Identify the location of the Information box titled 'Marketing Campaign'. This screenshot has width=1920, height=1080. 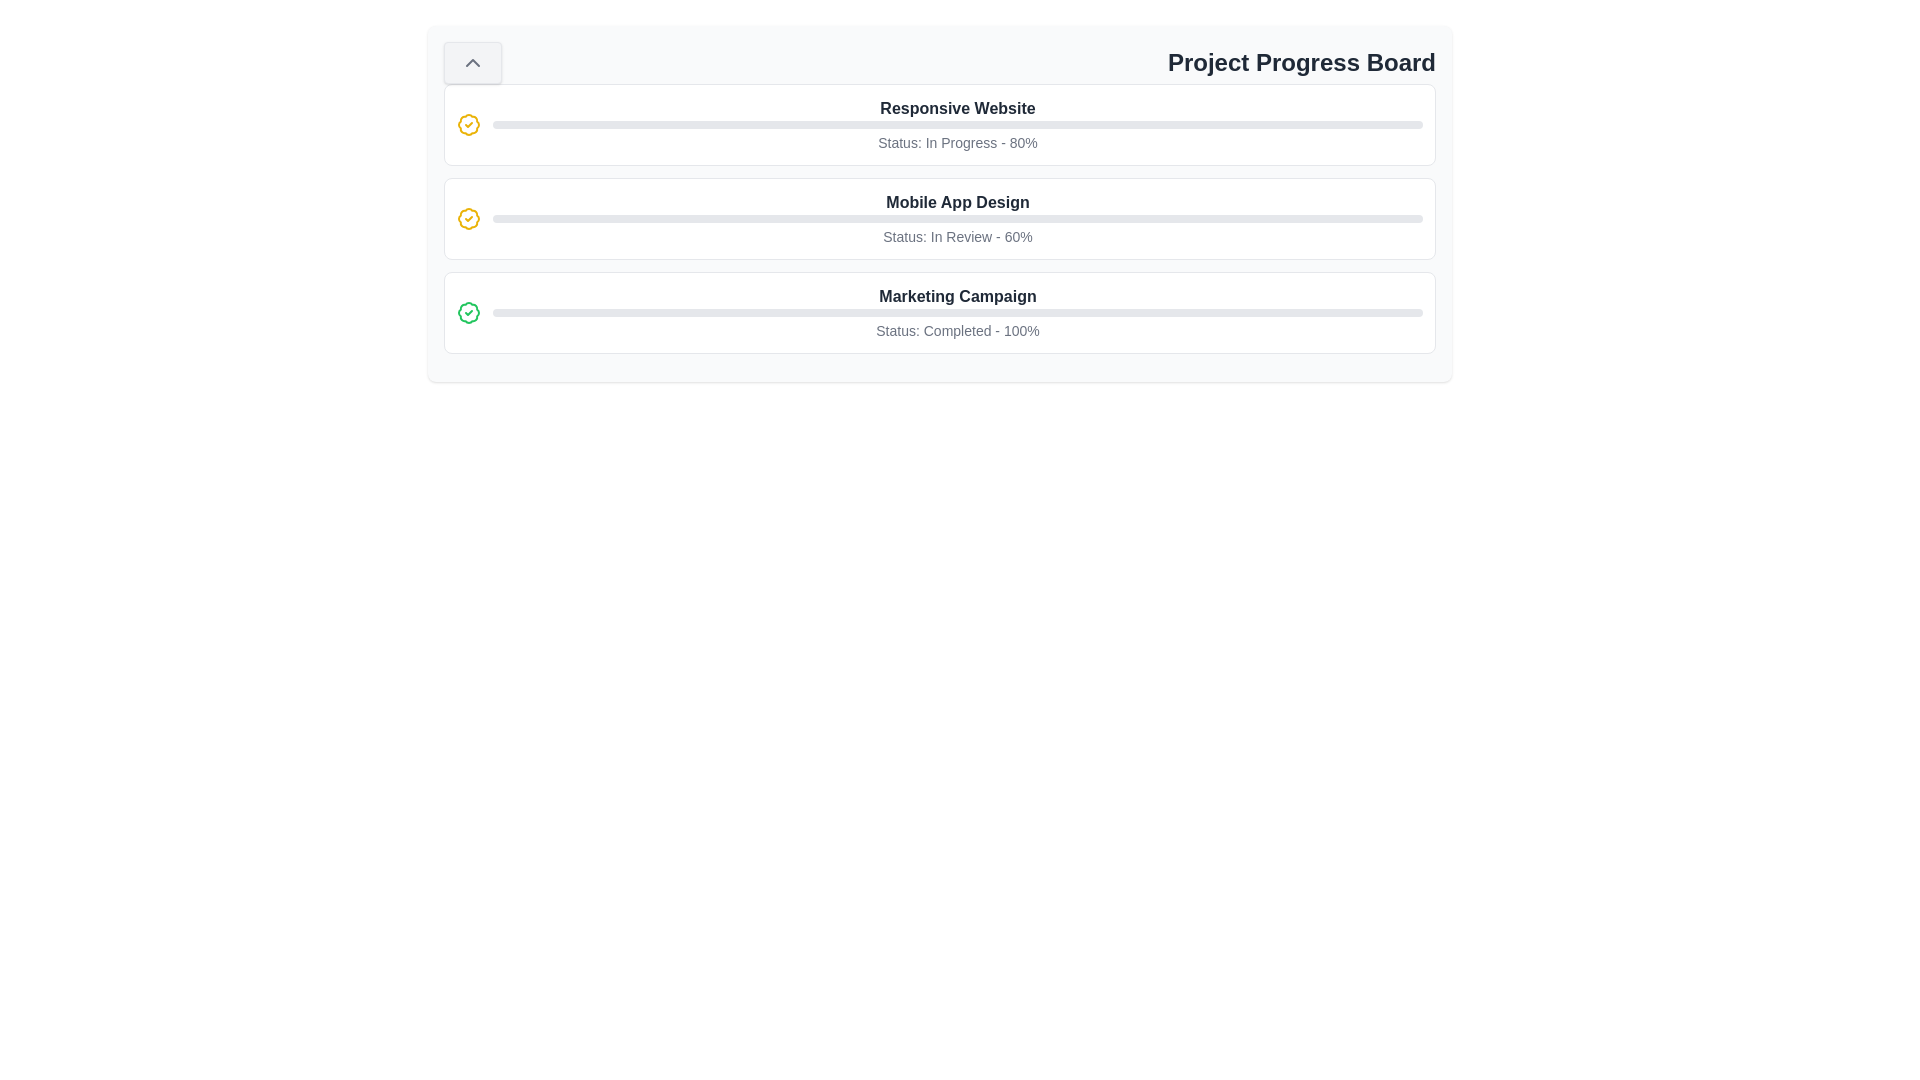
(939, 312).